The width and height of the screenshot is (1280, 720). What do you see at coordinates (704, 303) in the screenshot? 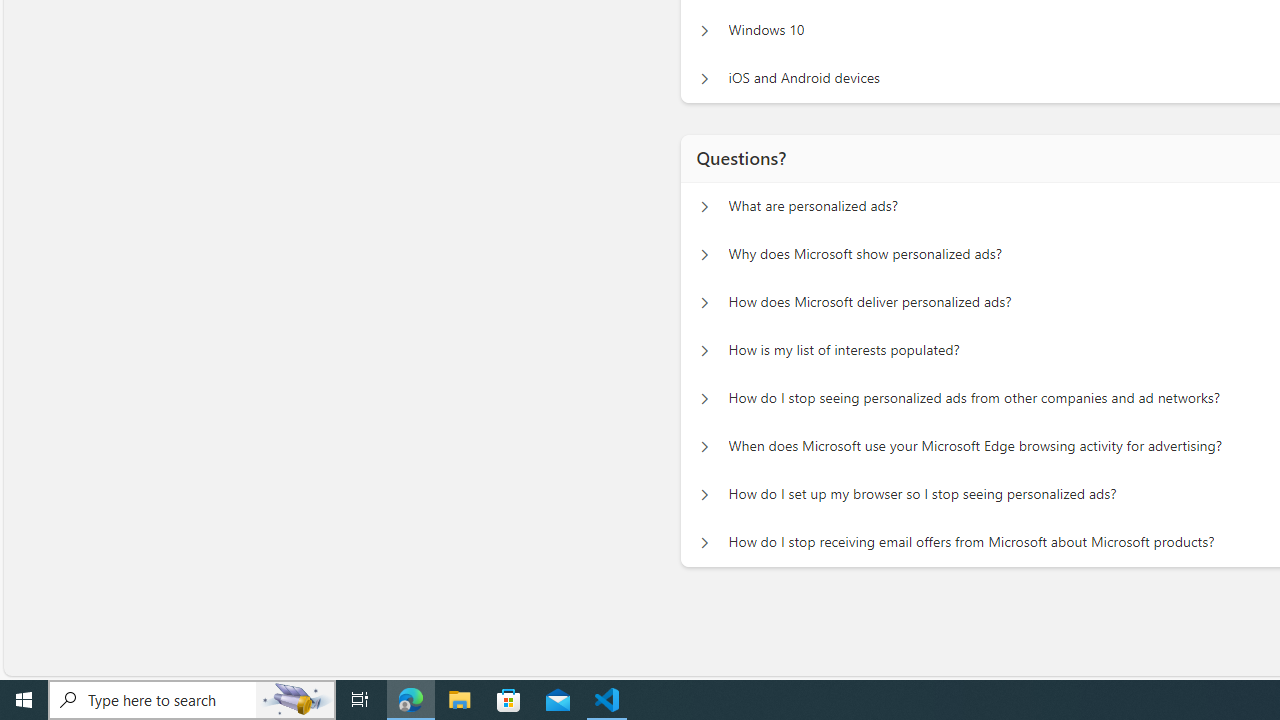
I see `'Questions? How does Microsoft deliver personalized ads?'` at bounding box center [704, 303].